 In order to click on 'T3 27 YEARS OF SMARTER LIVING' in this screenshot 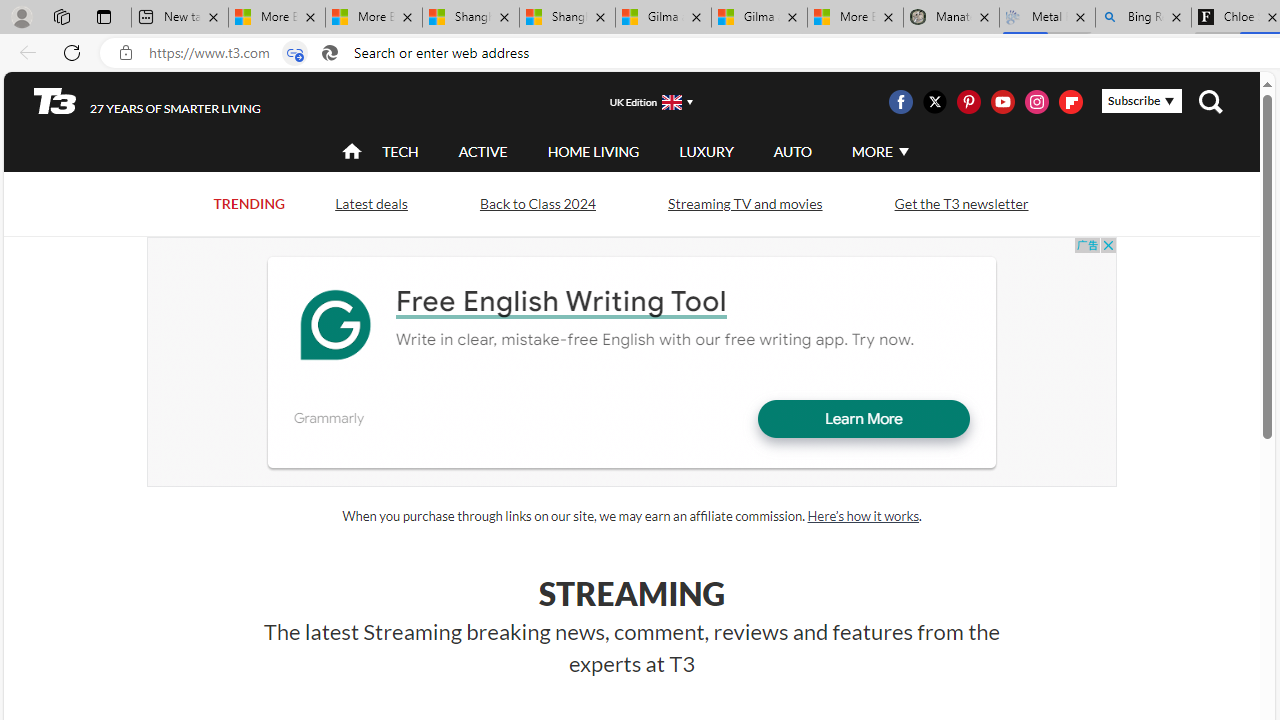, I will do `click(146, 101)`.